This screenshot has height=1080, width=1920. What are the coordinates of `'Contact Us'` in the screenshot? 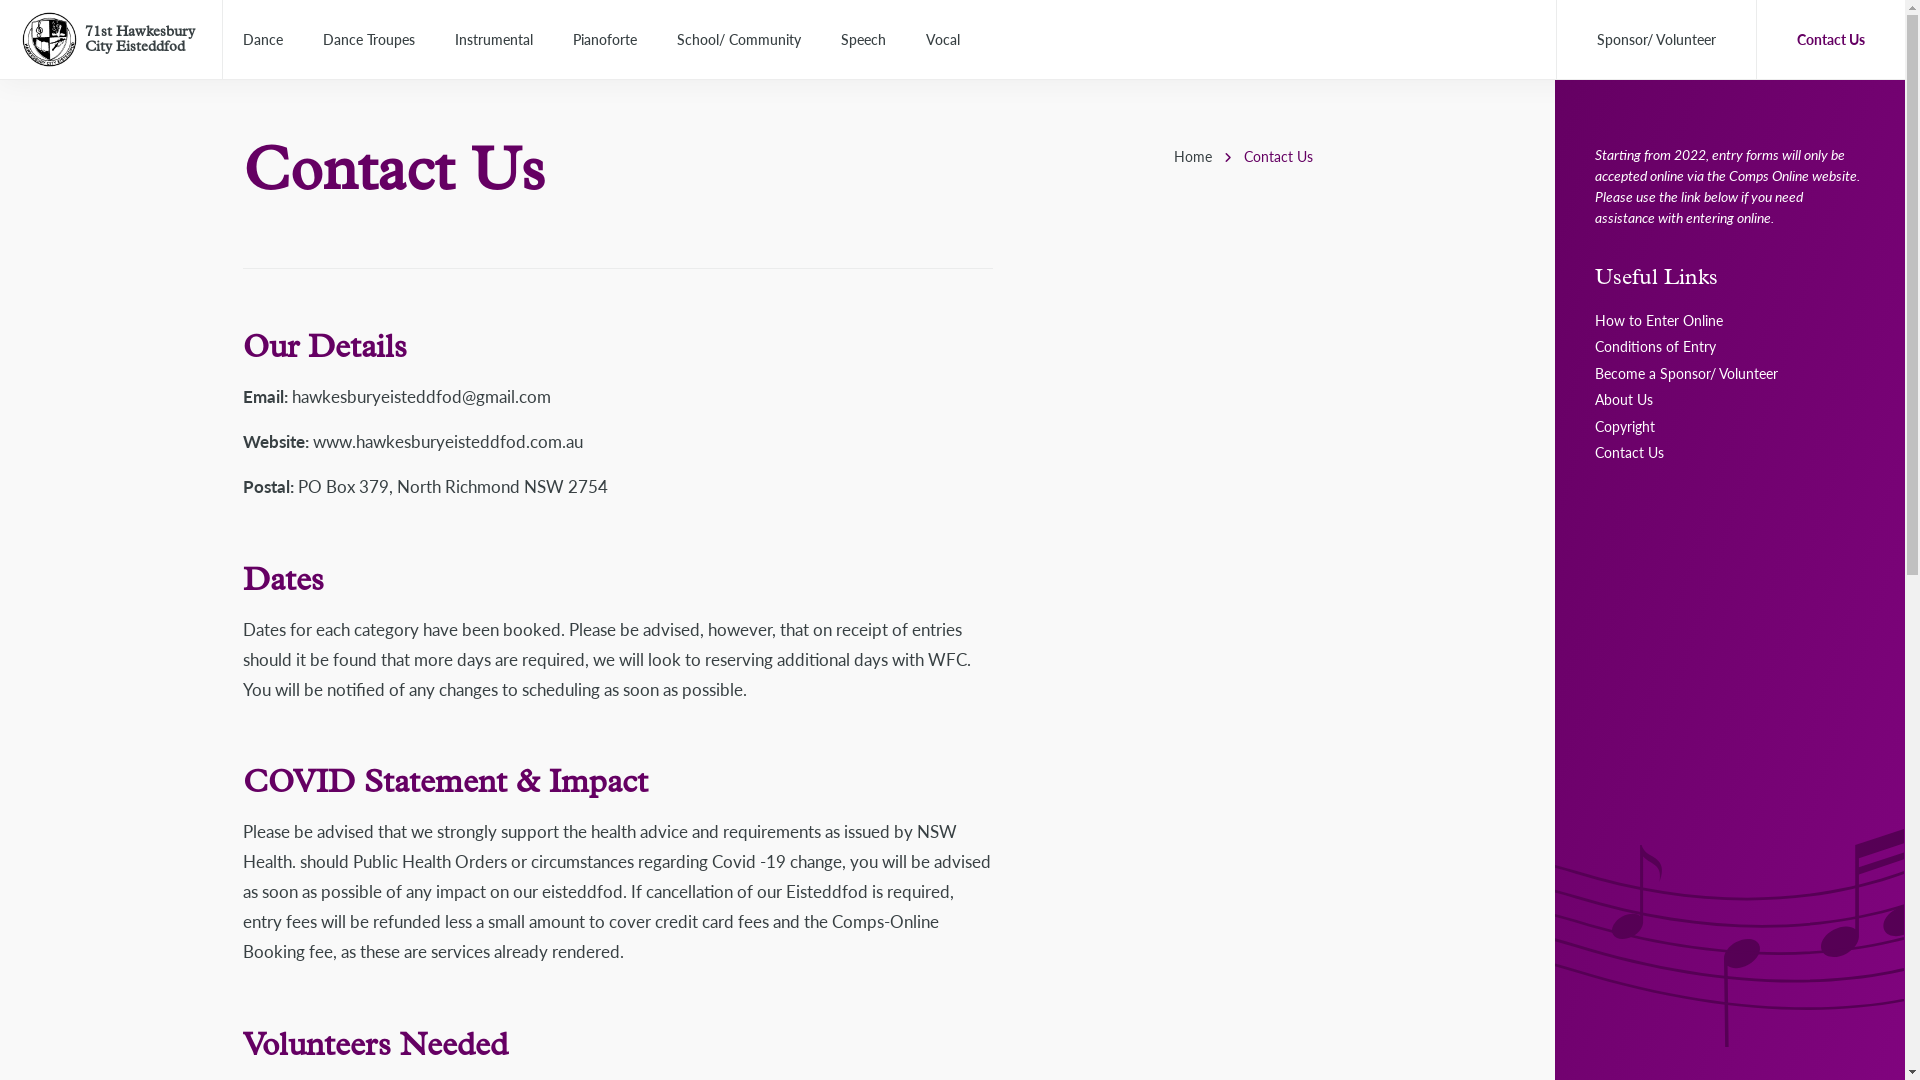 It's located at (1830, 39).